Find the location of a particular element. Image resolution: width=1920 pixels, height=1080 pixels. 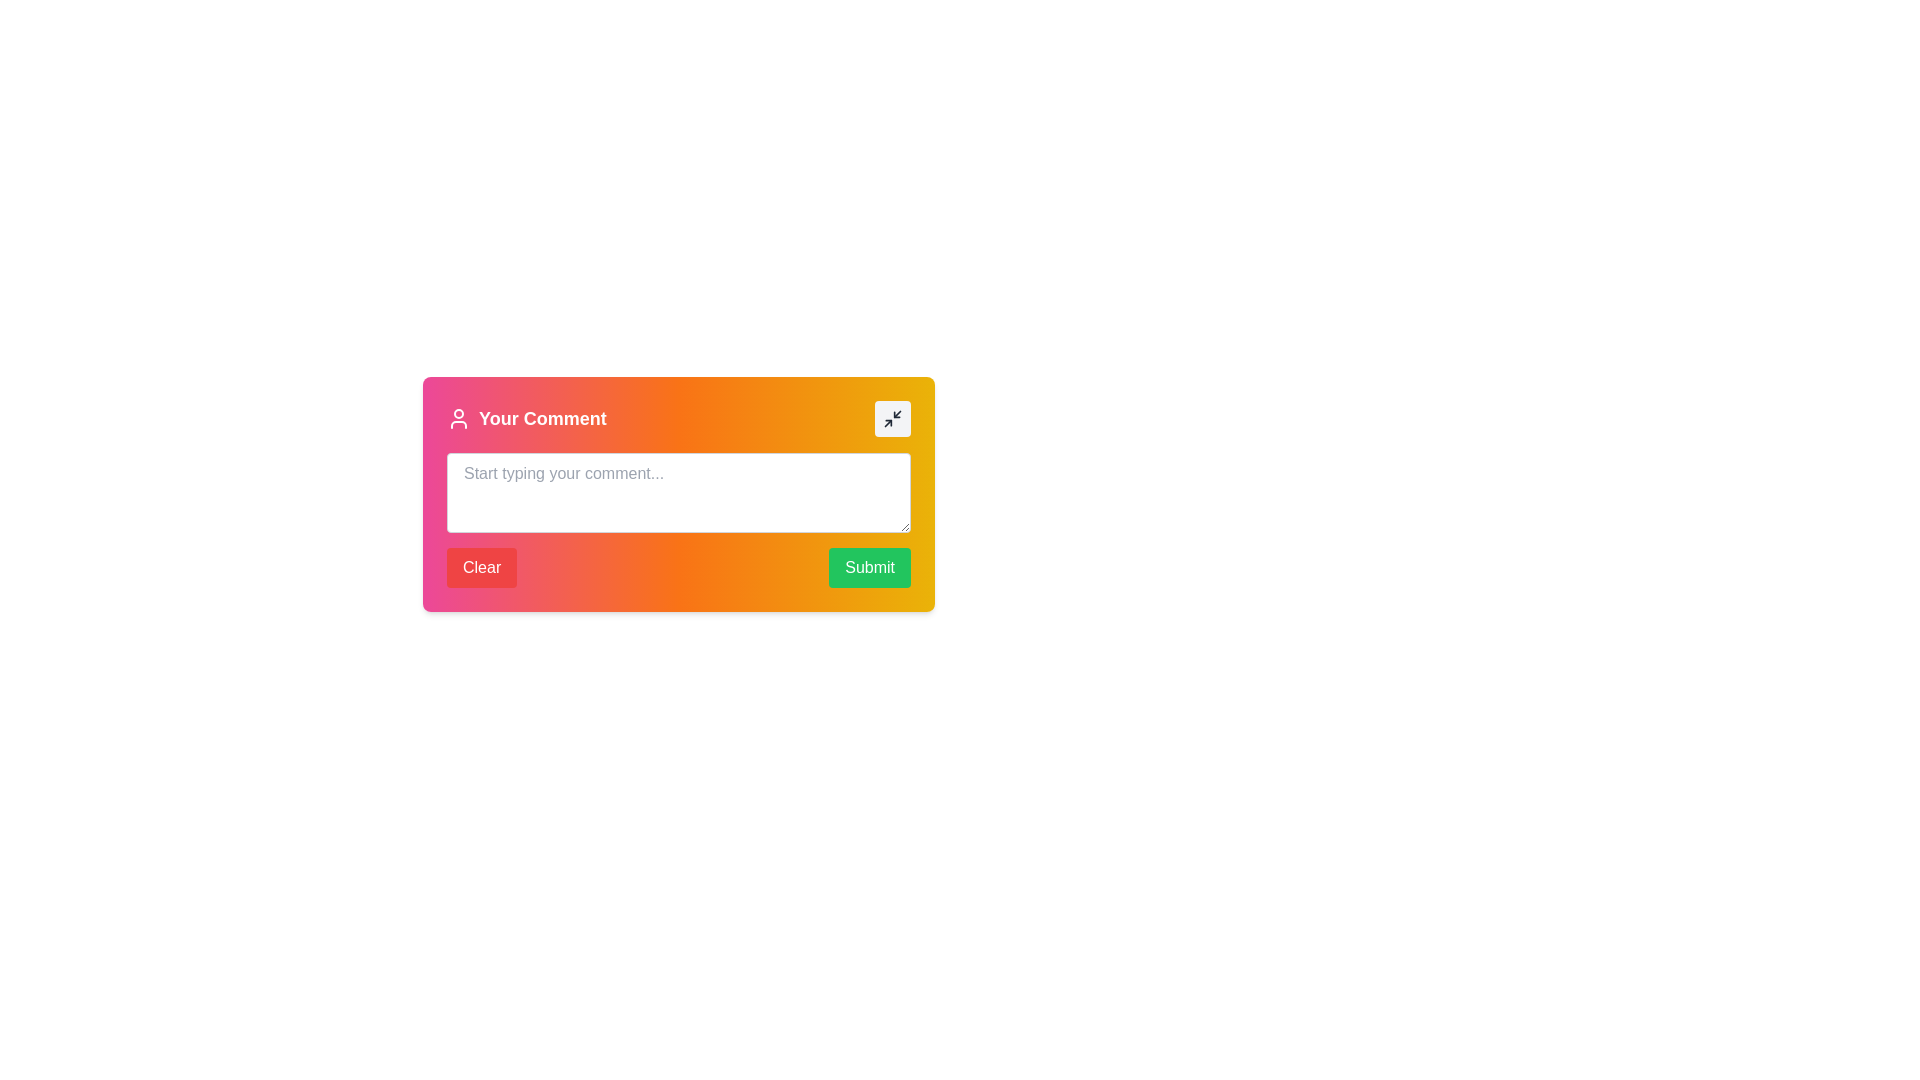

the Text Label that describes the purpose of the section or input field below it, located to the right of a user silhouette icon is located at coordinates (542, 418).